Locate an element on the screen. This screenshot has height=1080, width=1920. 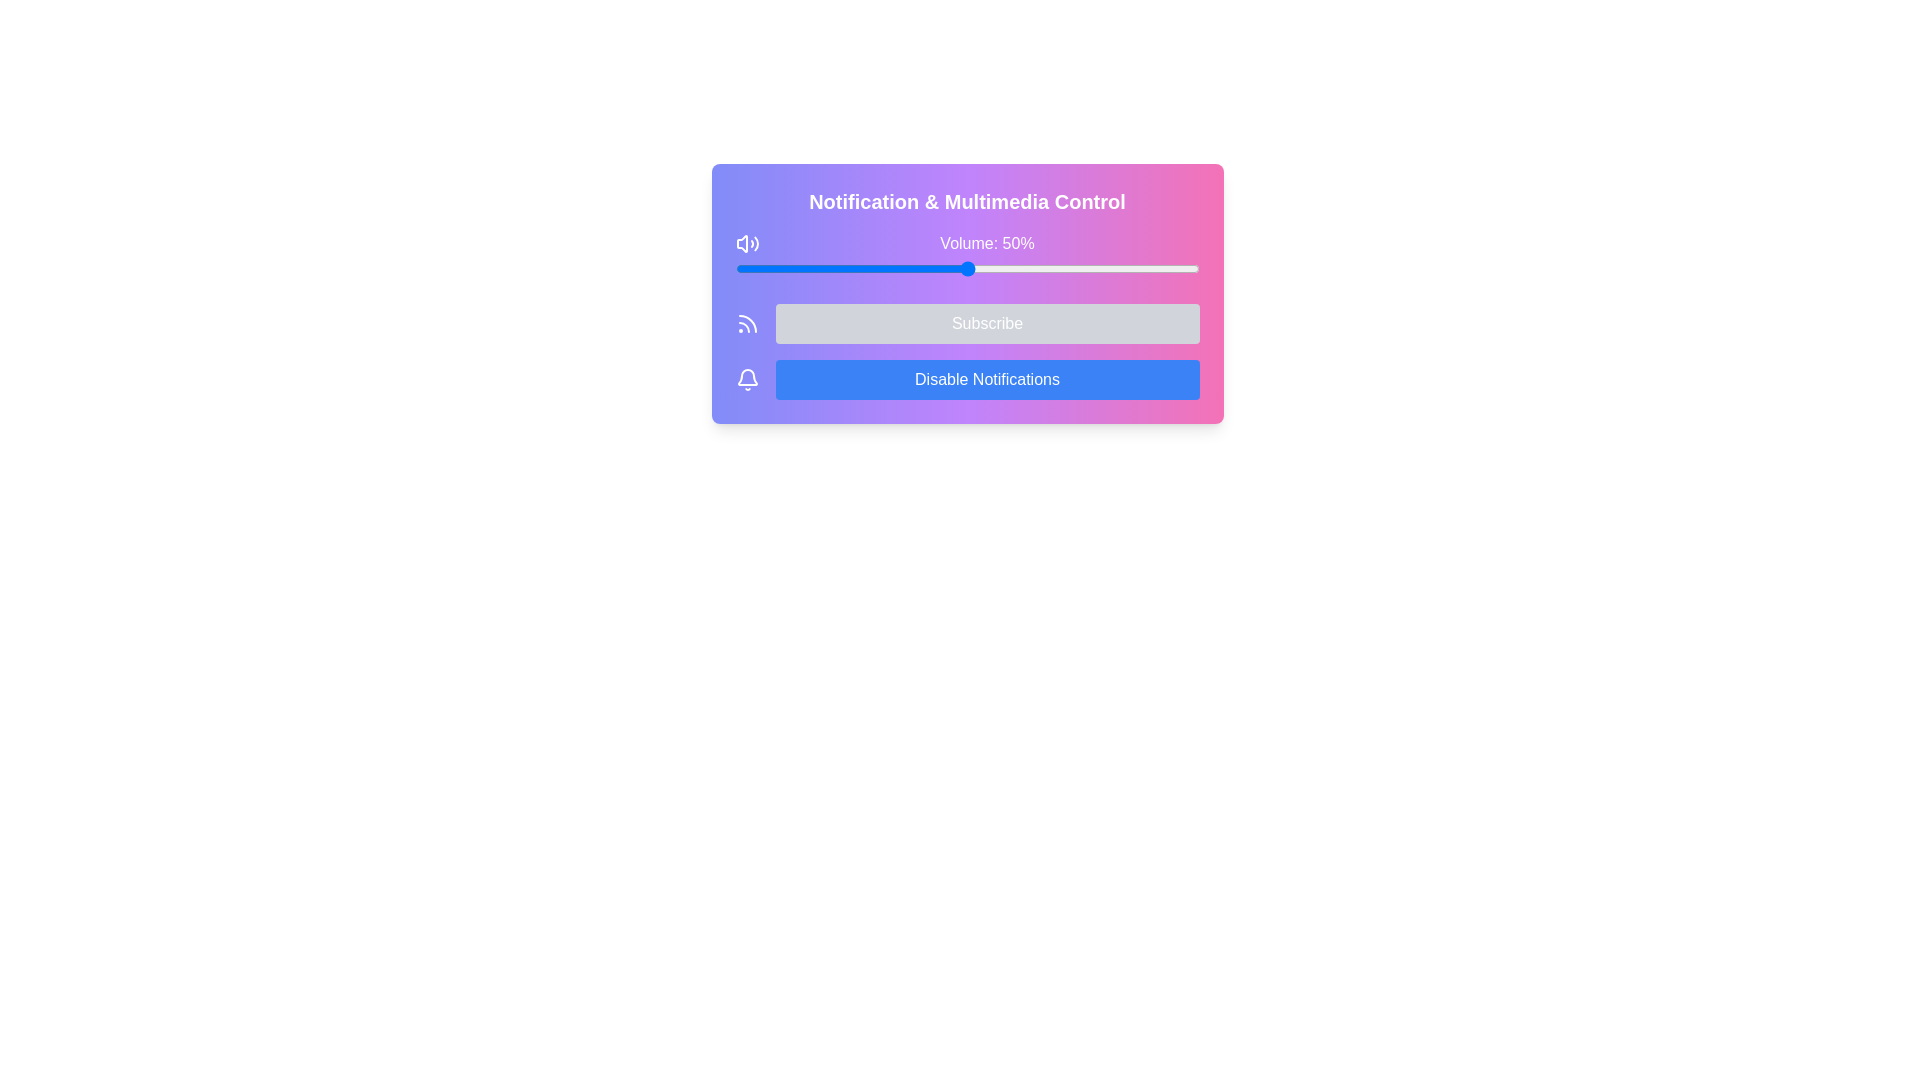
the RSS icon, which is a stylized feed symbol with curved lines and a small circle in the lower-left corner, located immediately to the left of the 'Subscribe' button is located at coordinates (746, 323).